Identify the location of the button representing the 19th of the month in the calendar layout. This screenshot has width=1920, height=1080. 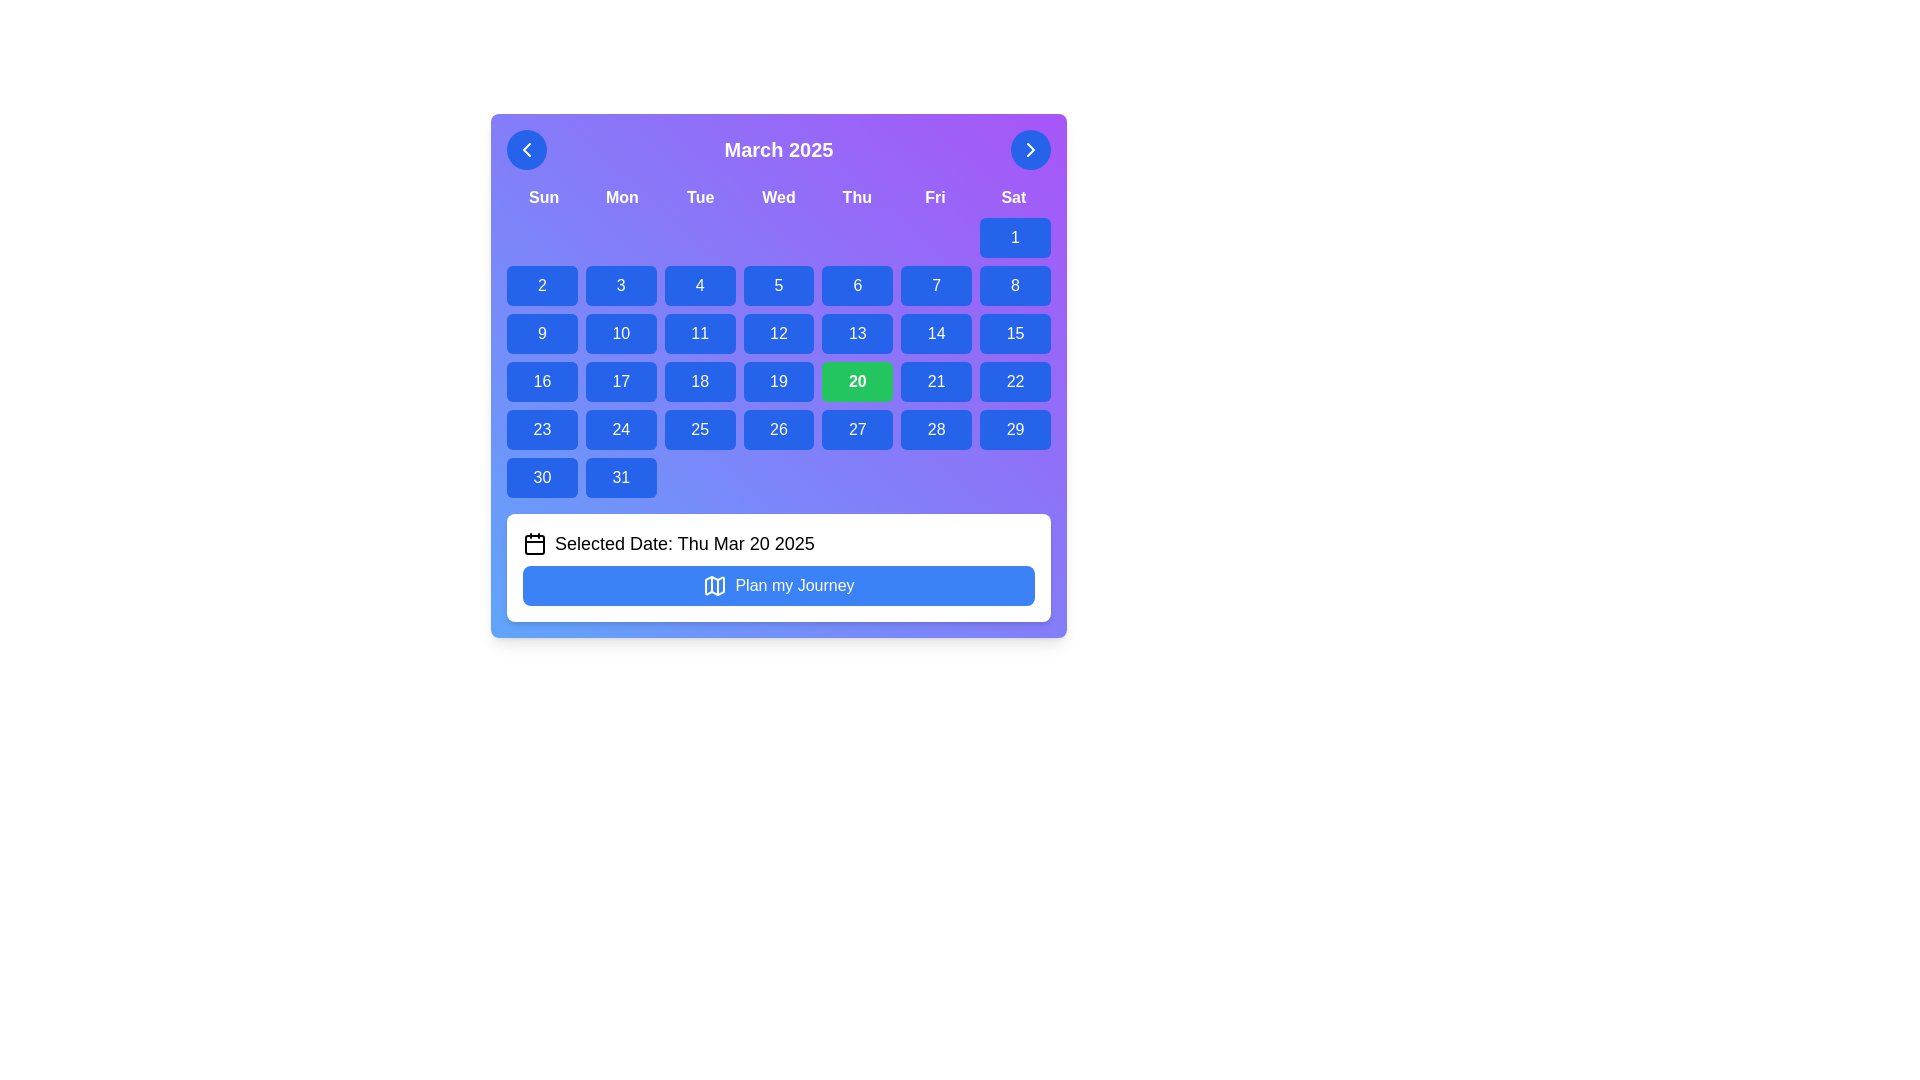
(777, 381).